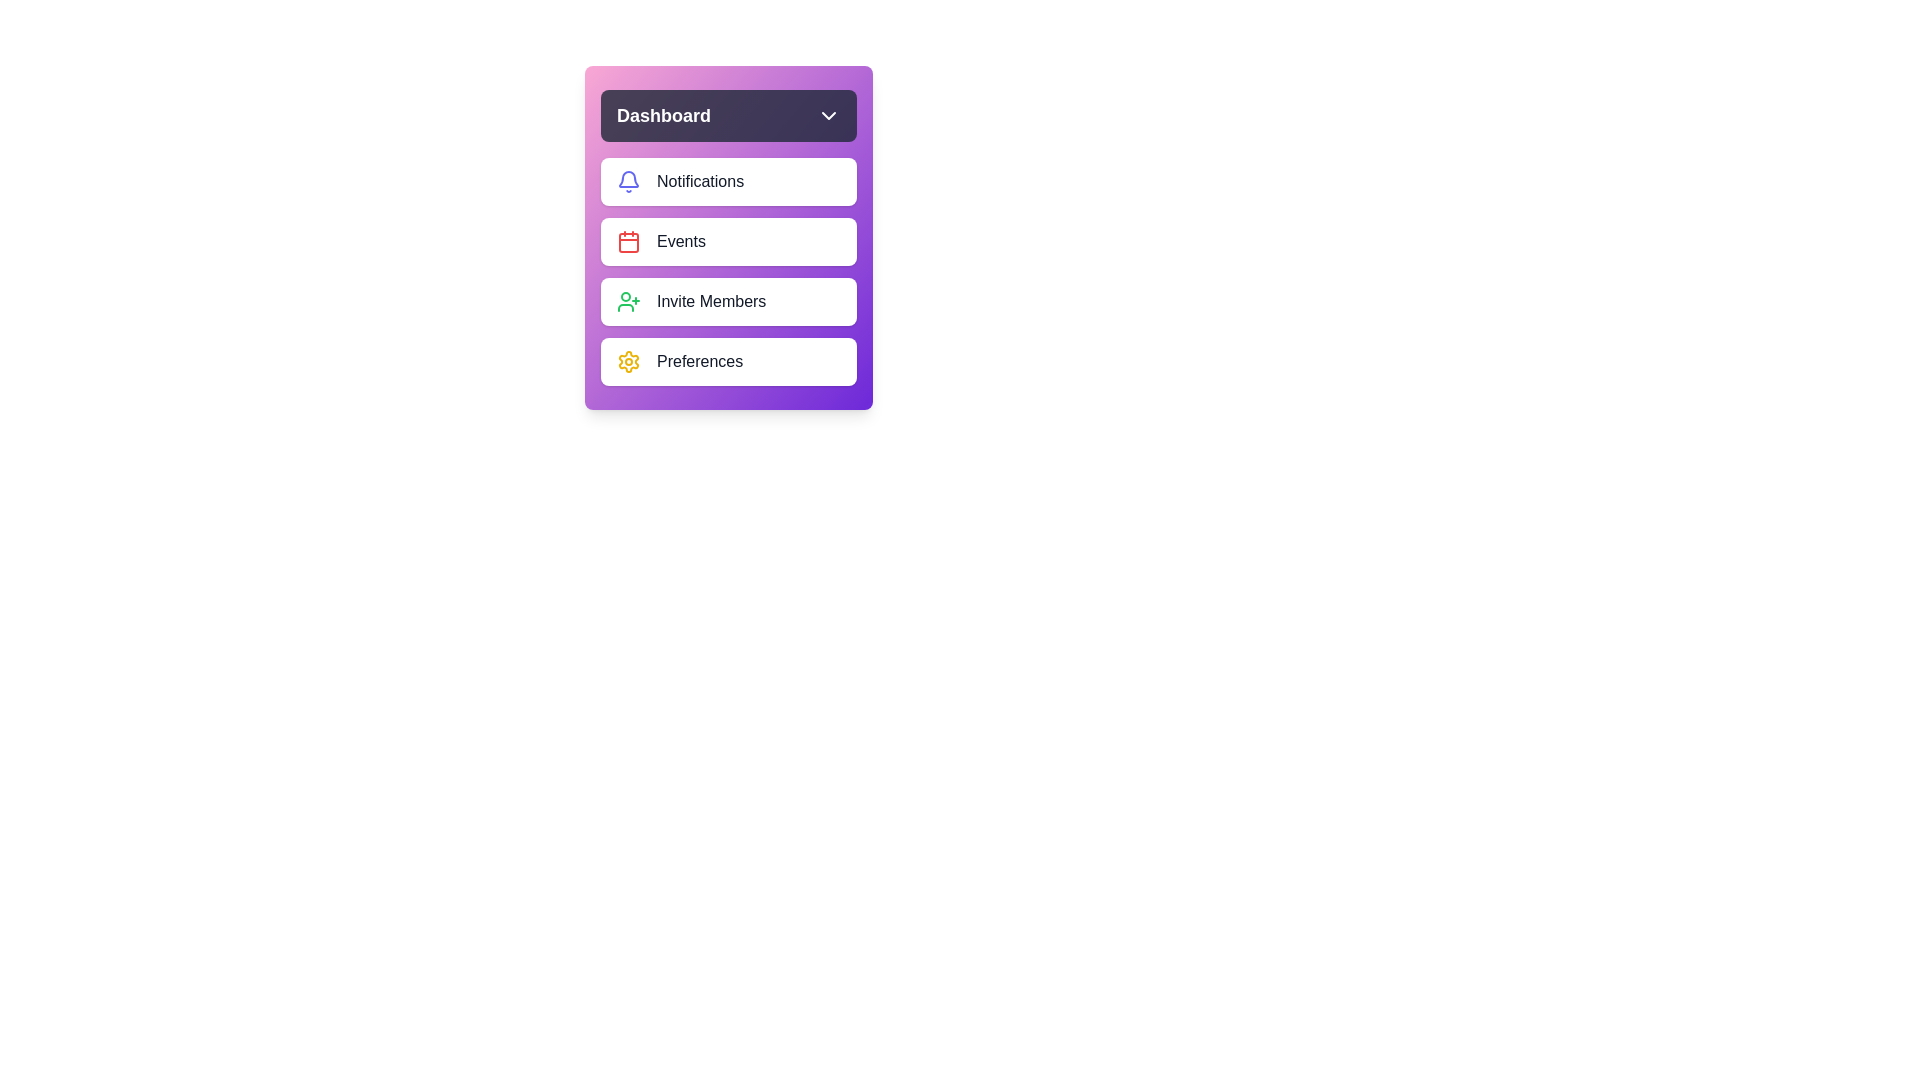 This screenshot has height=1080, width=1920. Describe the element at coordinates (728, 241) in the screenshot. I see `the menu item Events` at that location.